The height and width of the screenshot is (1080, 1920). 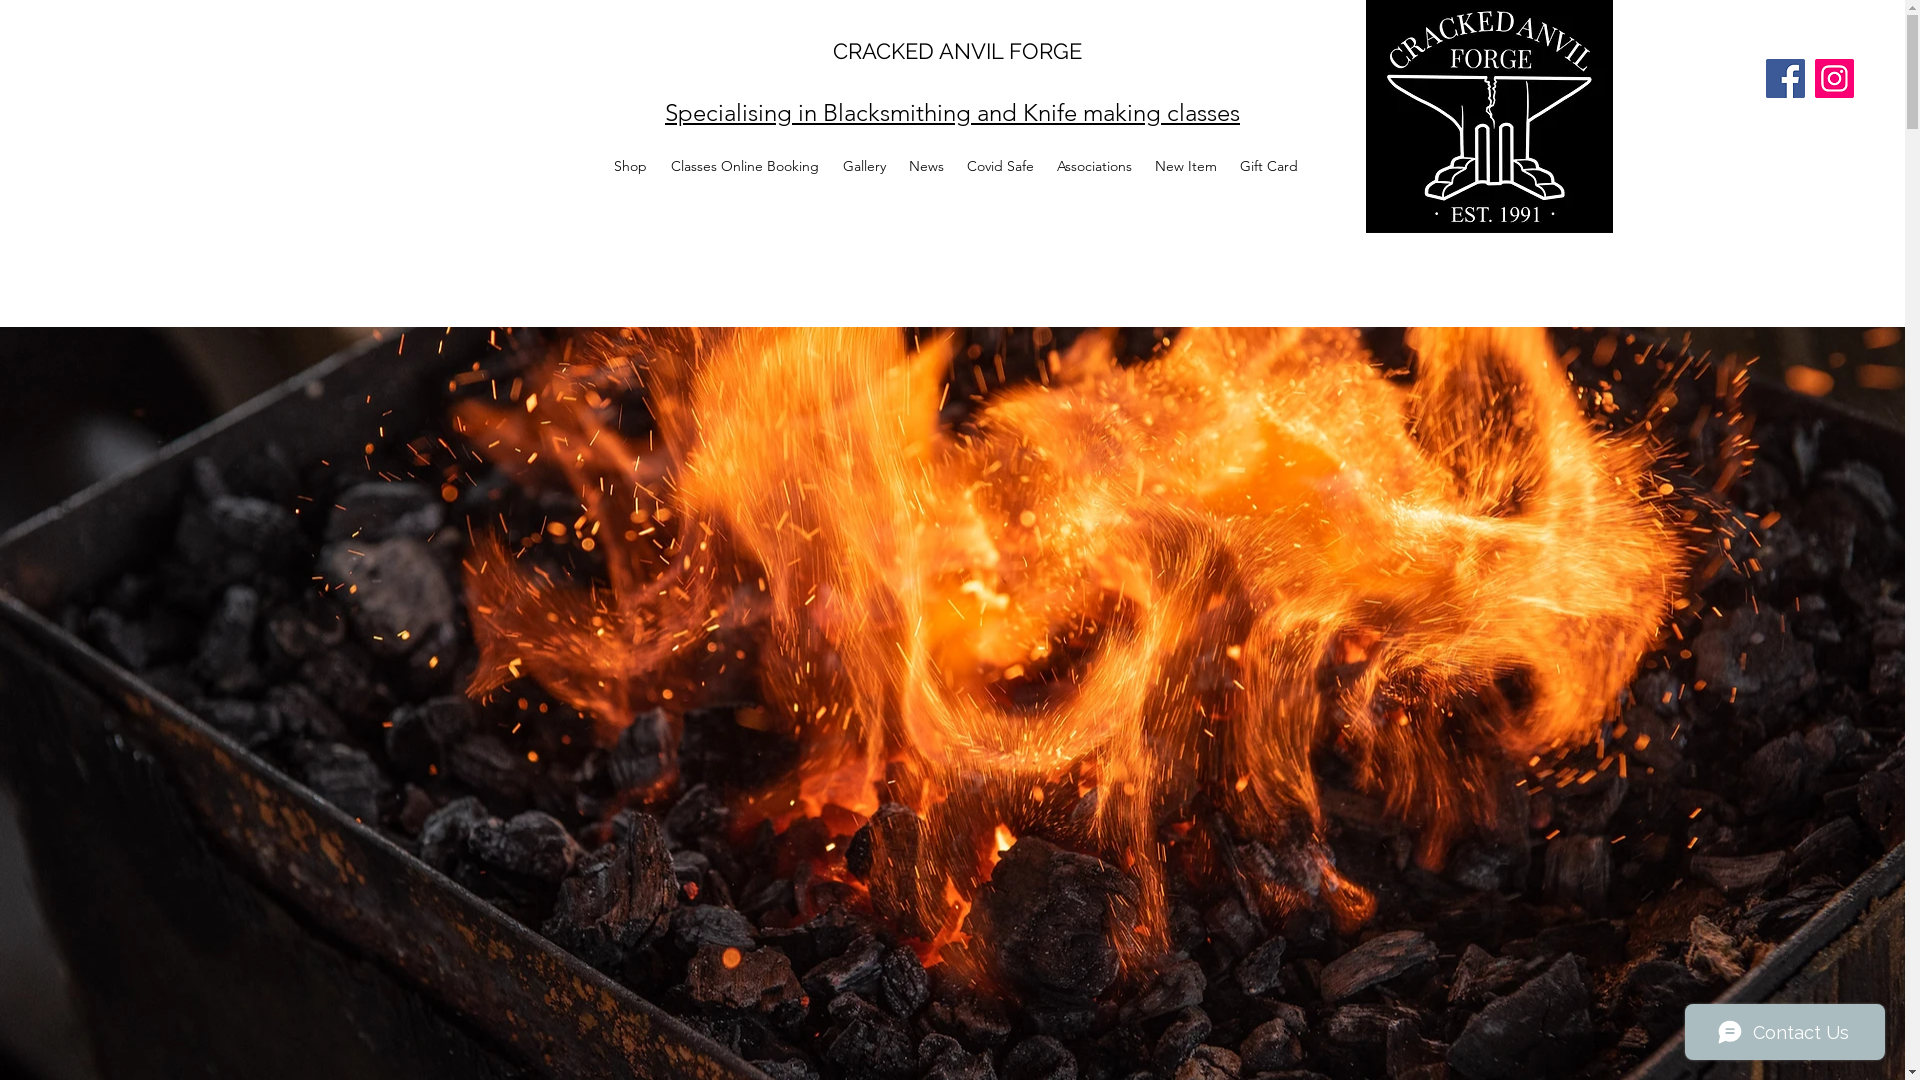 What do you see at coordinates (743, 164) in the screenshot?
I see `'Classes Online Booking'` at bounding box center [743, 164].